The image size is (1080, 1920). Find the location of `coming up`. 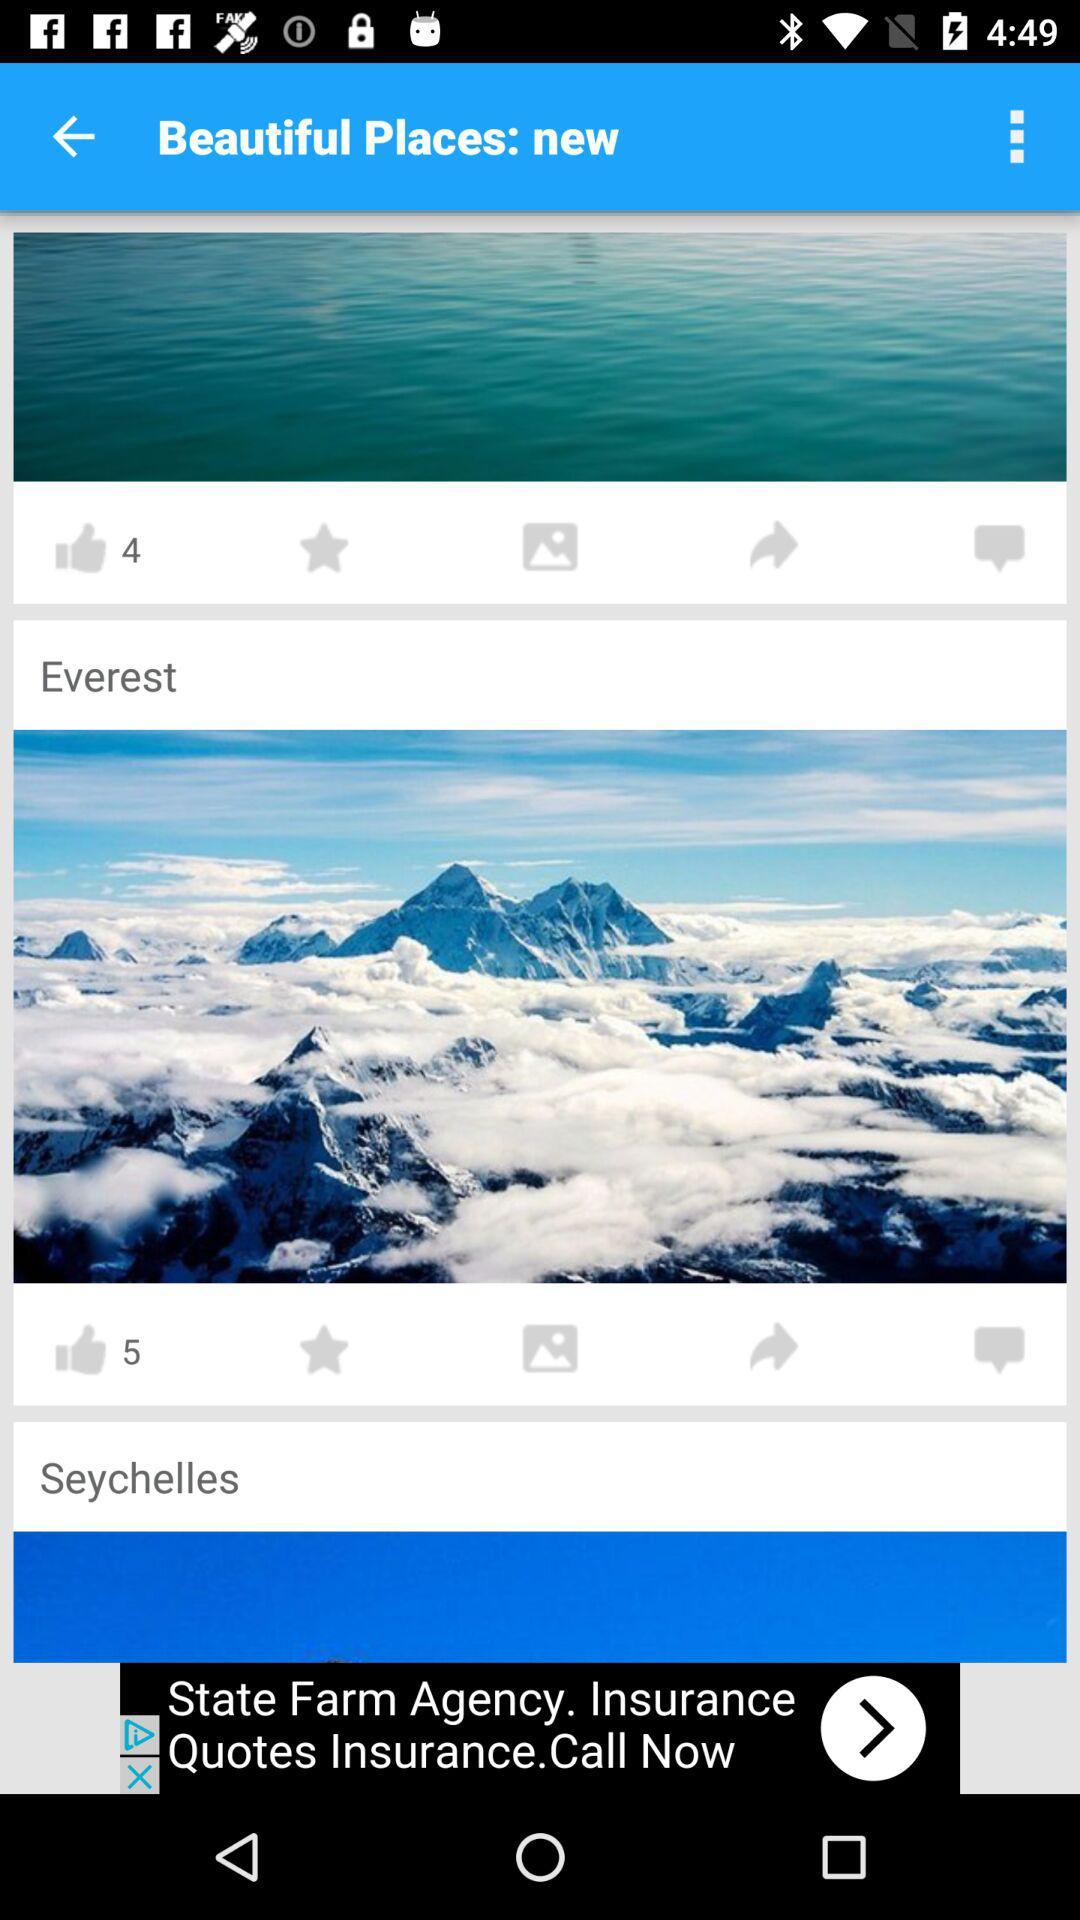

coming up is located at coordinates (774, 1349).